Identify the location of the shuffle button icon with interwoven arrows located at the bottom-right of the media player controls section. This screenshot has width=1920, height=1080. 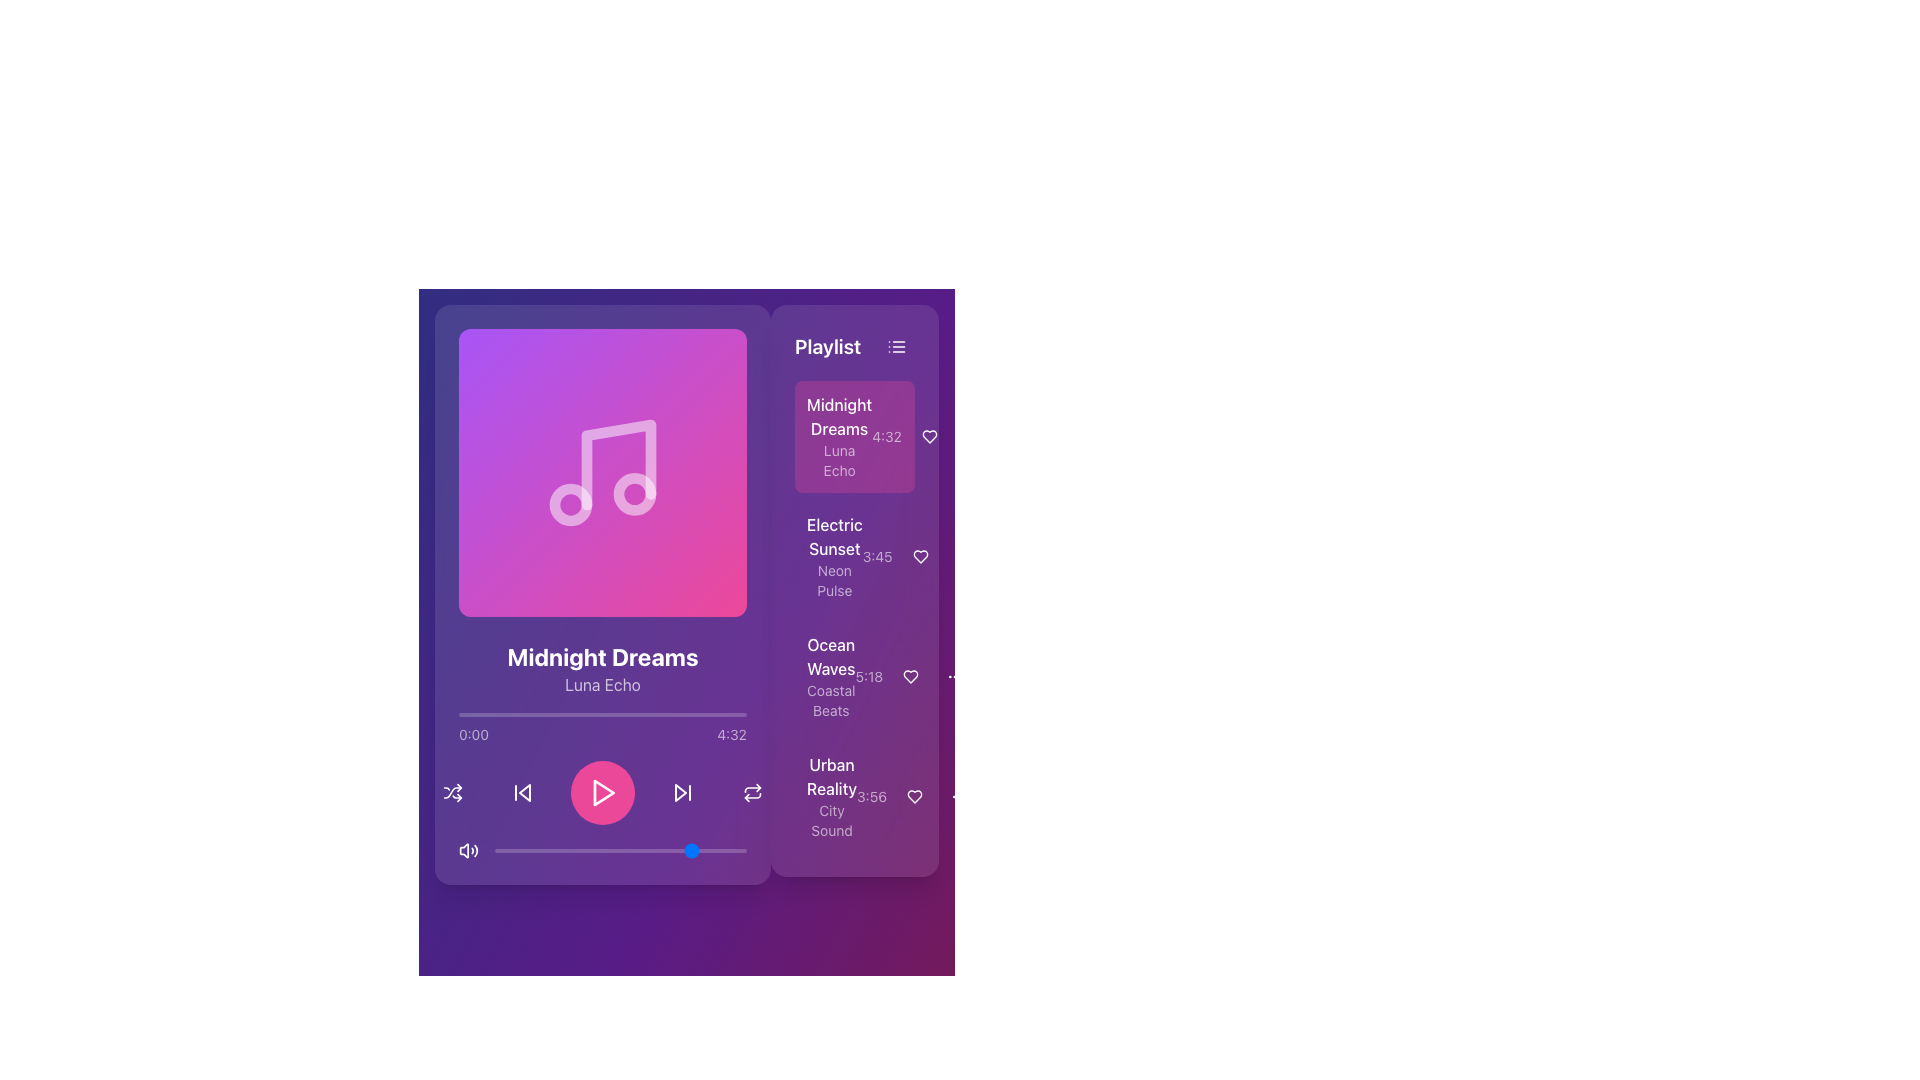
(451, 792).